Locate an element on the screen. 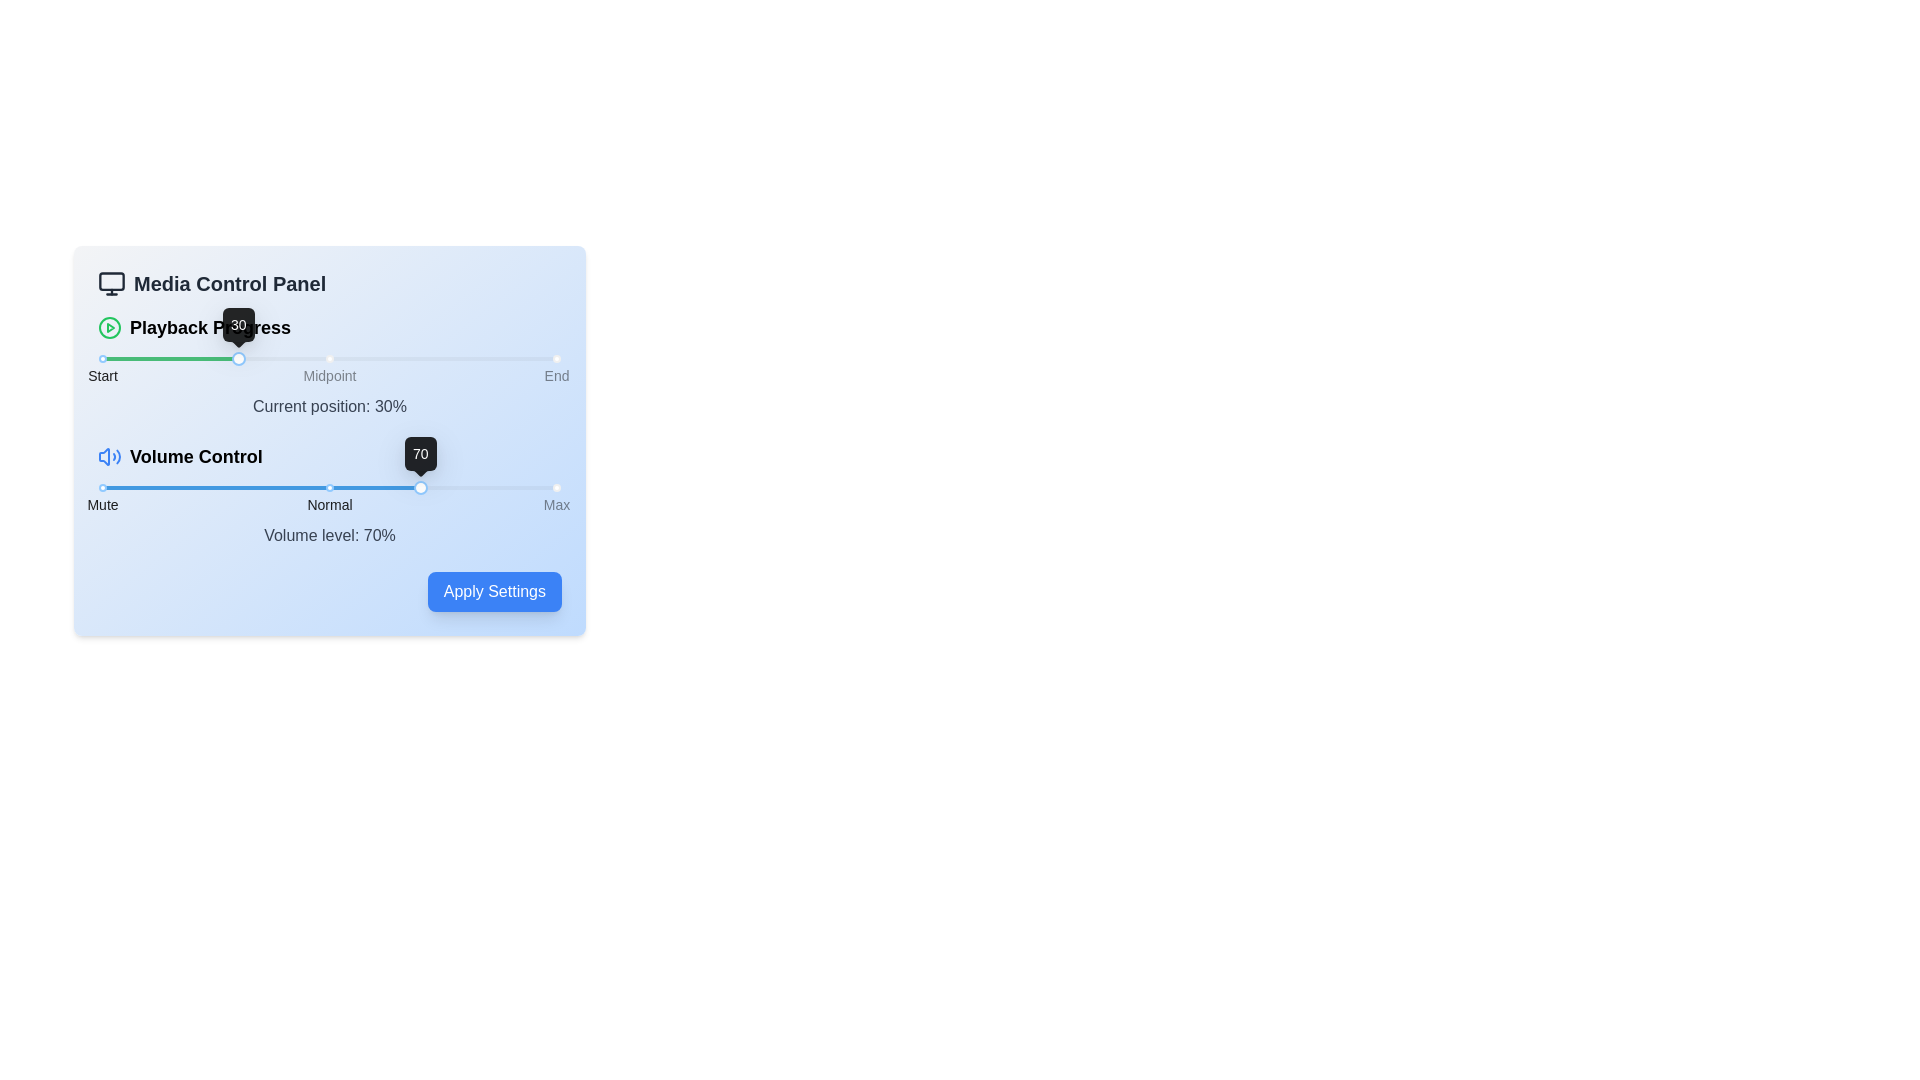 The width and height of the screenshot is (1920, 1080). the monitor icon representation located in the top-left corner of the interface, adjacent to the 'Media Control Panel' title is located at coordinates (110, 281).